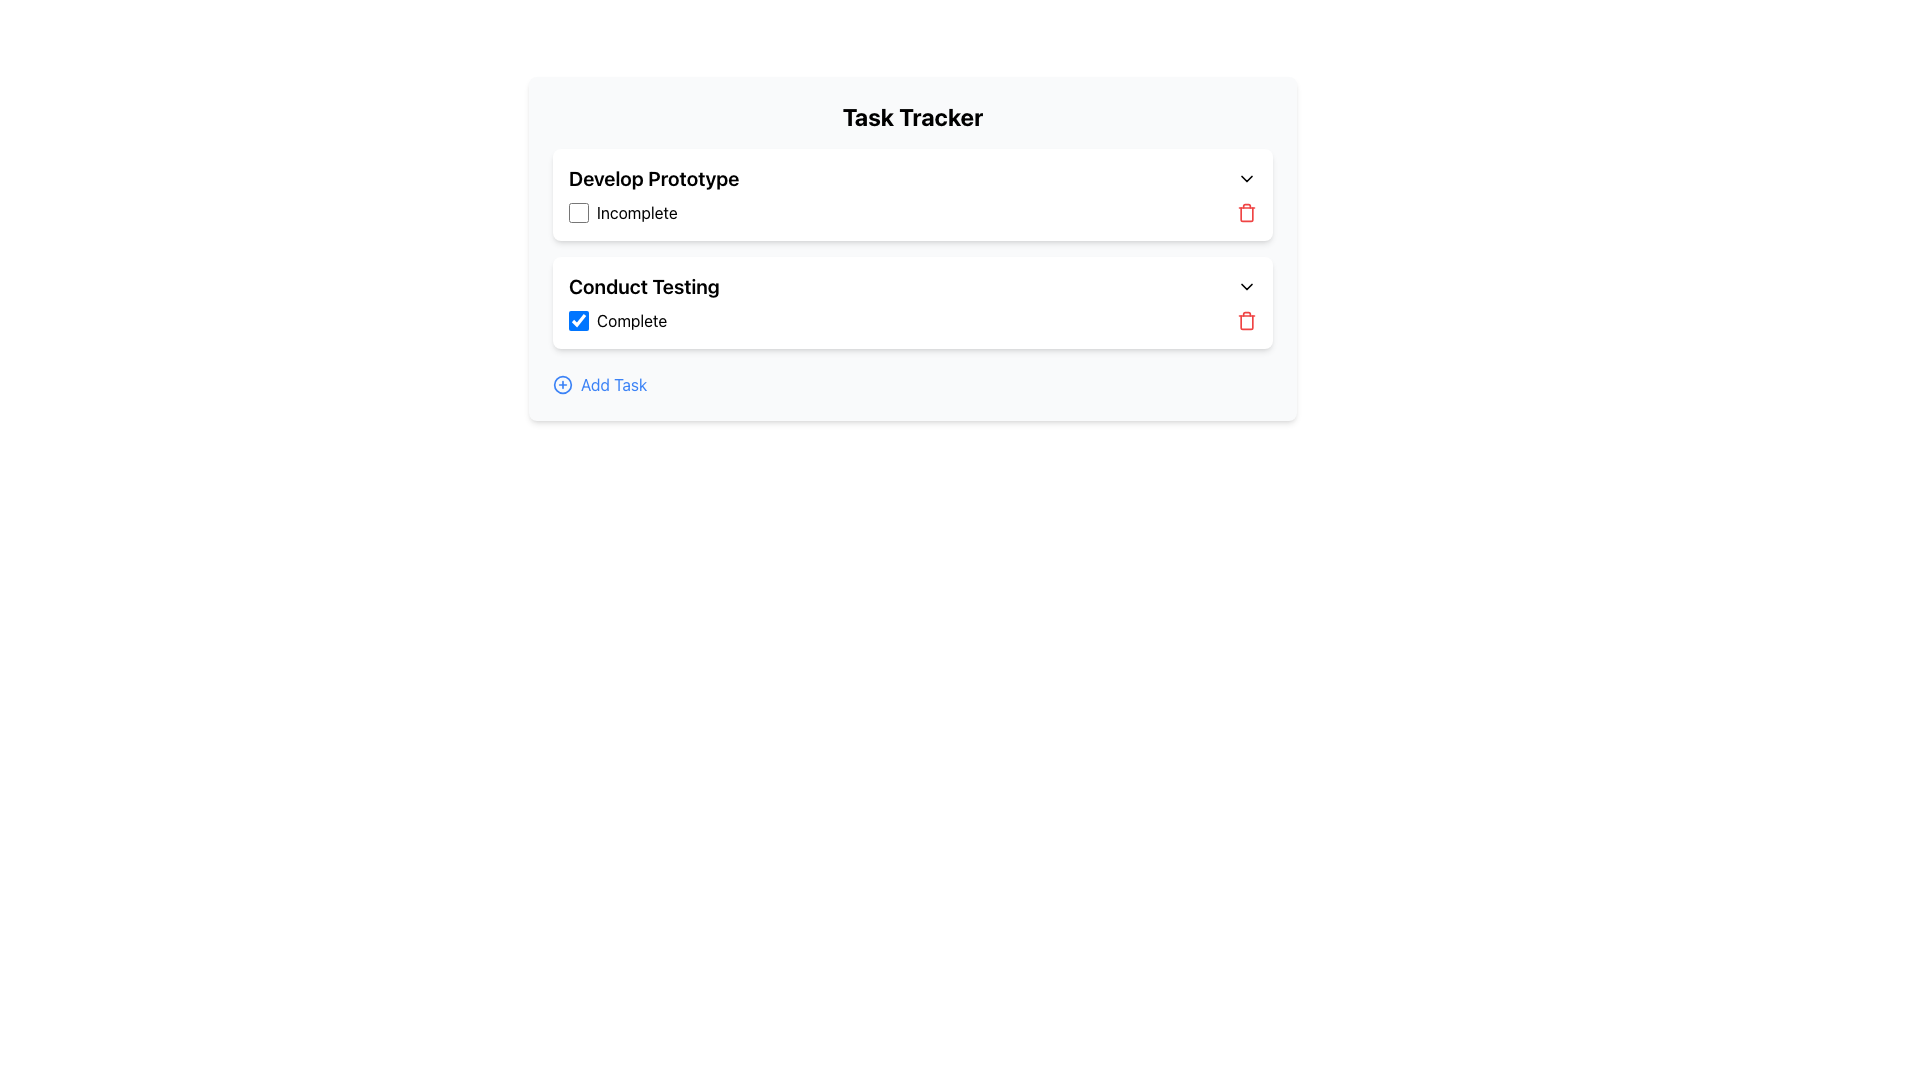  I want to click on the icon located to the left of the 'Add Task' text at the bottom of the visible content, so click(561, 385).